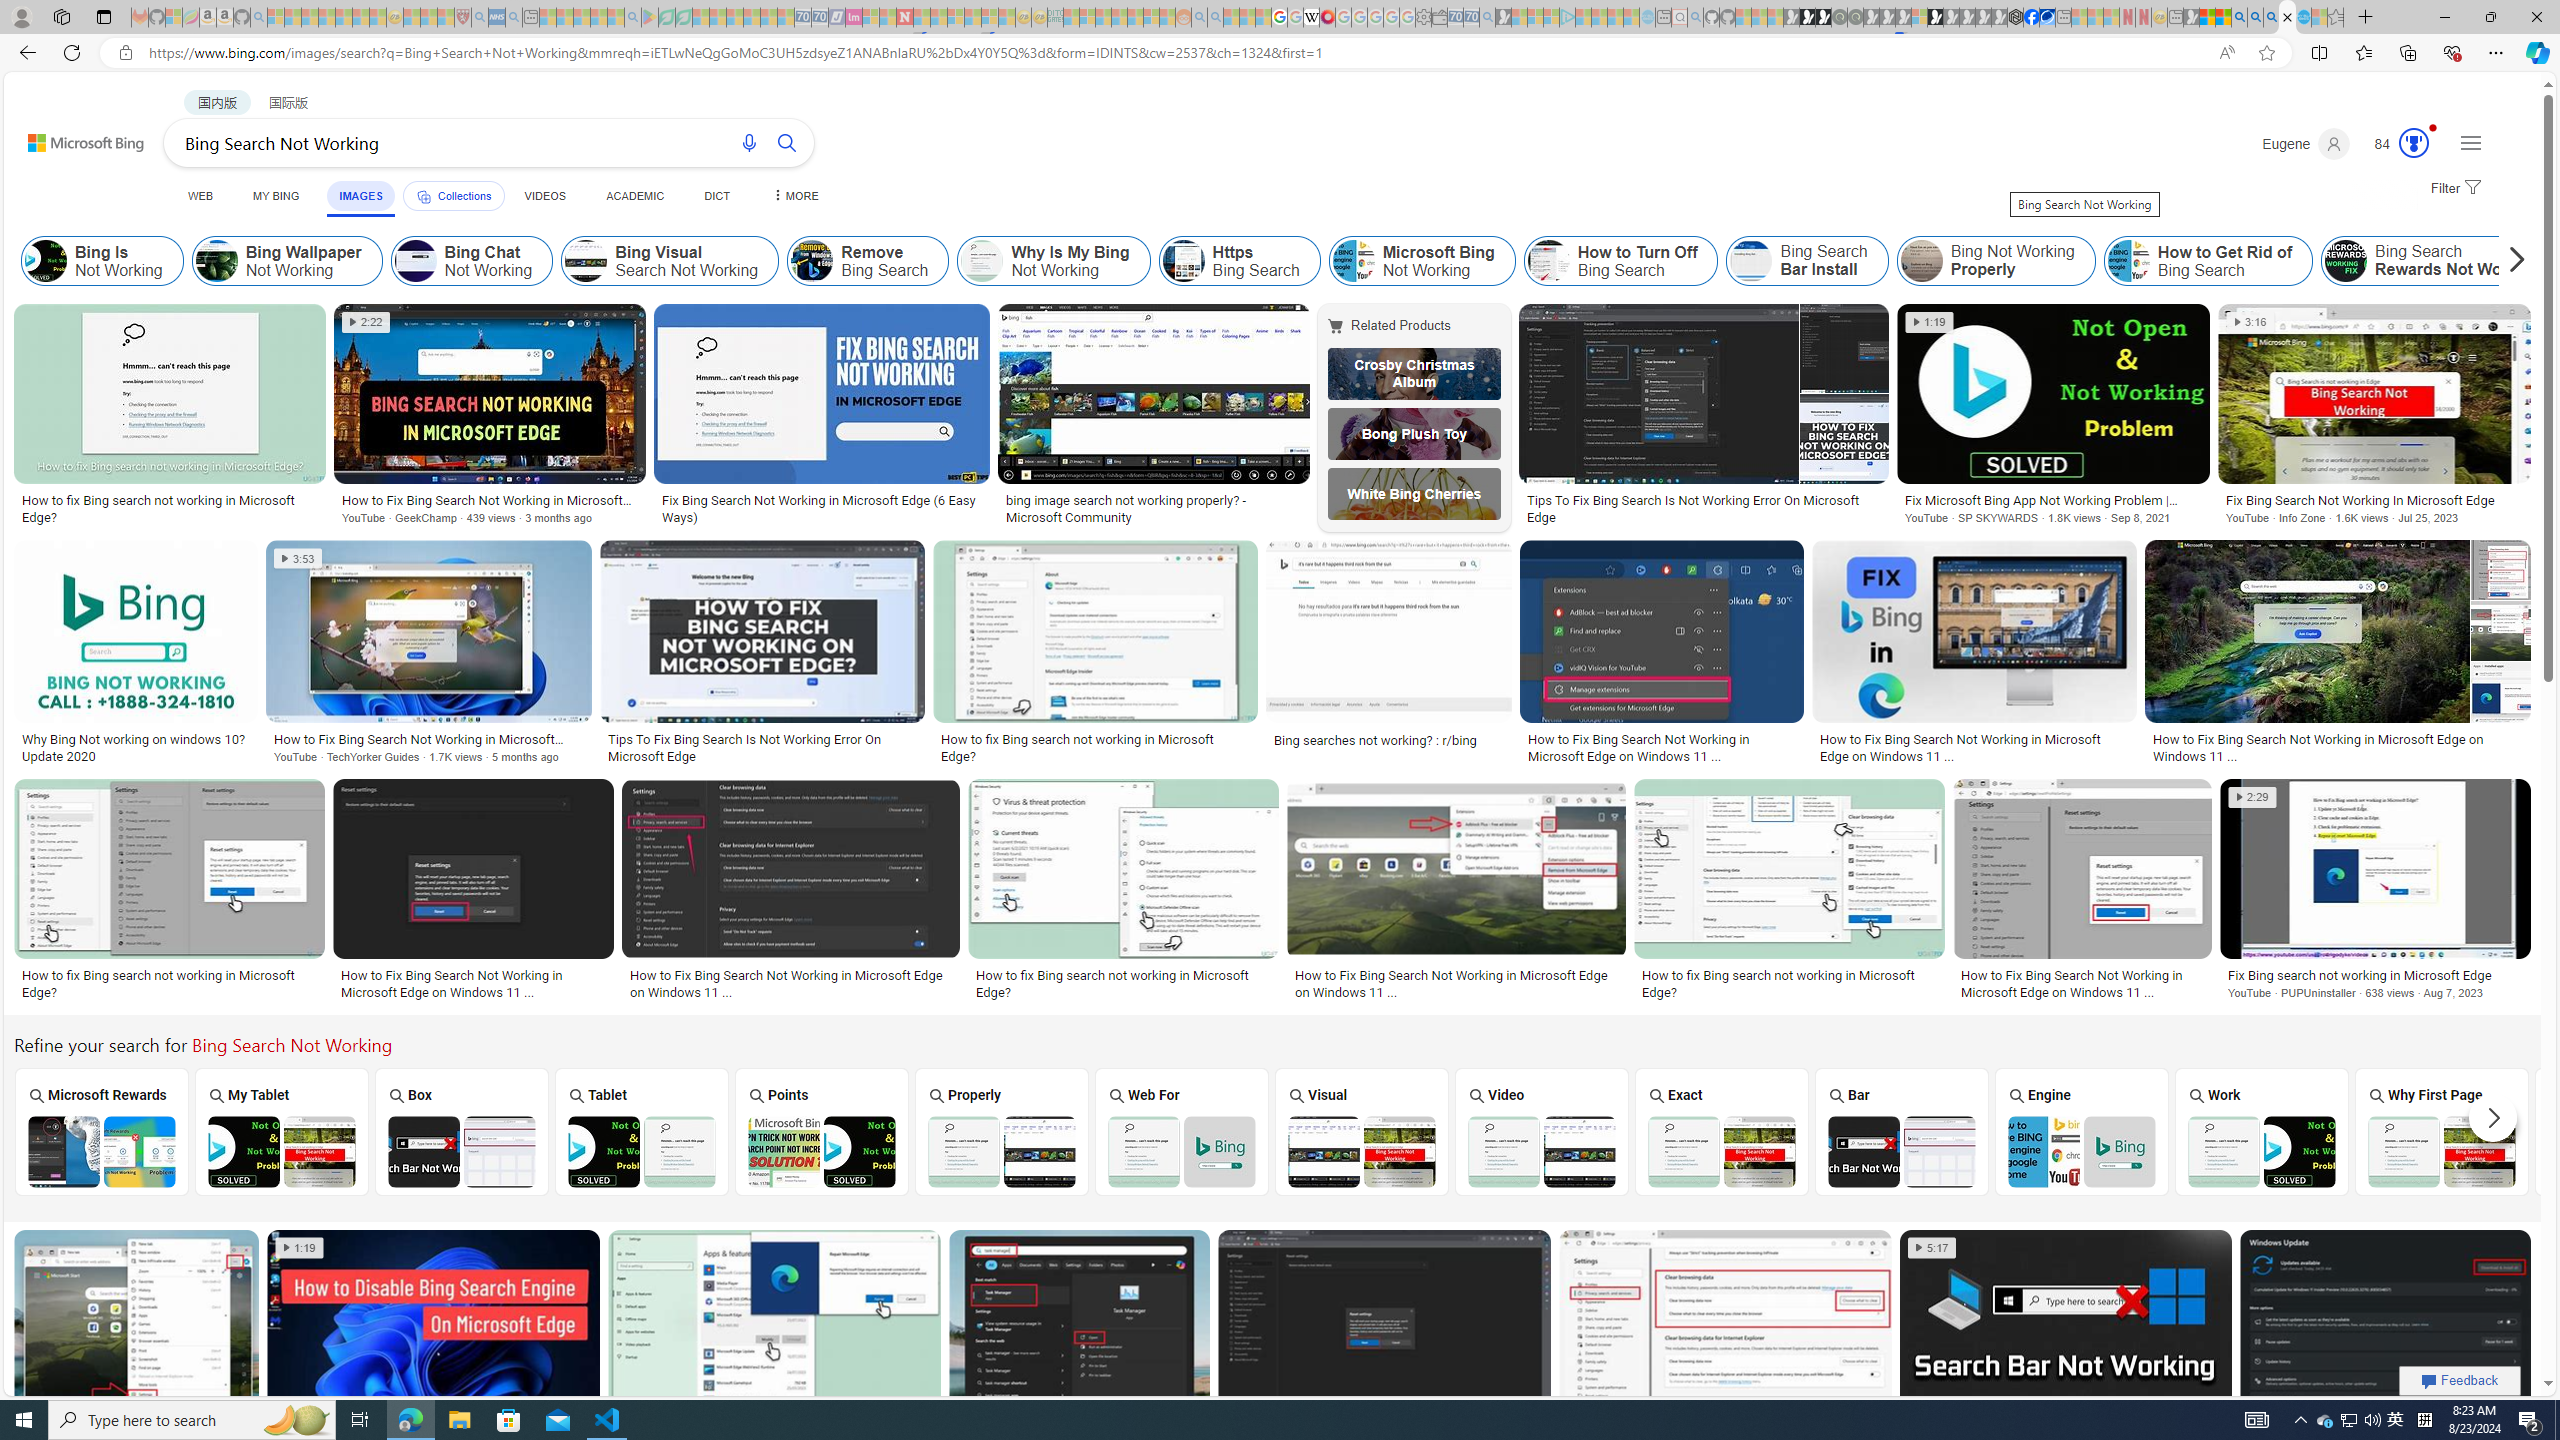 The image size is (2560, 1440). I want to click on 'Bing Search Rewards Not Working', so click(2345, 260).